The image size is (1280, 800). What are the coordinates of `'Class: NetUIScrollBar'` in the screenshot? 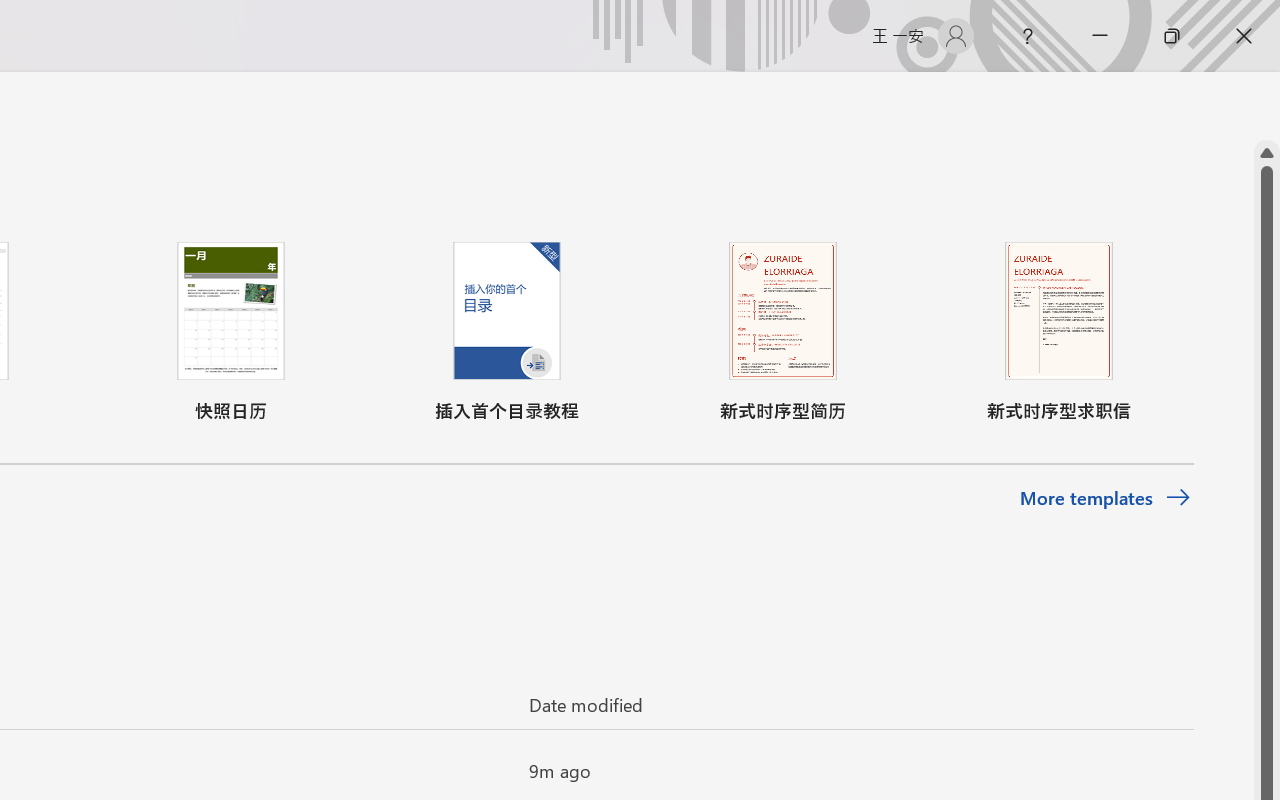 It's located at (1266, 105).